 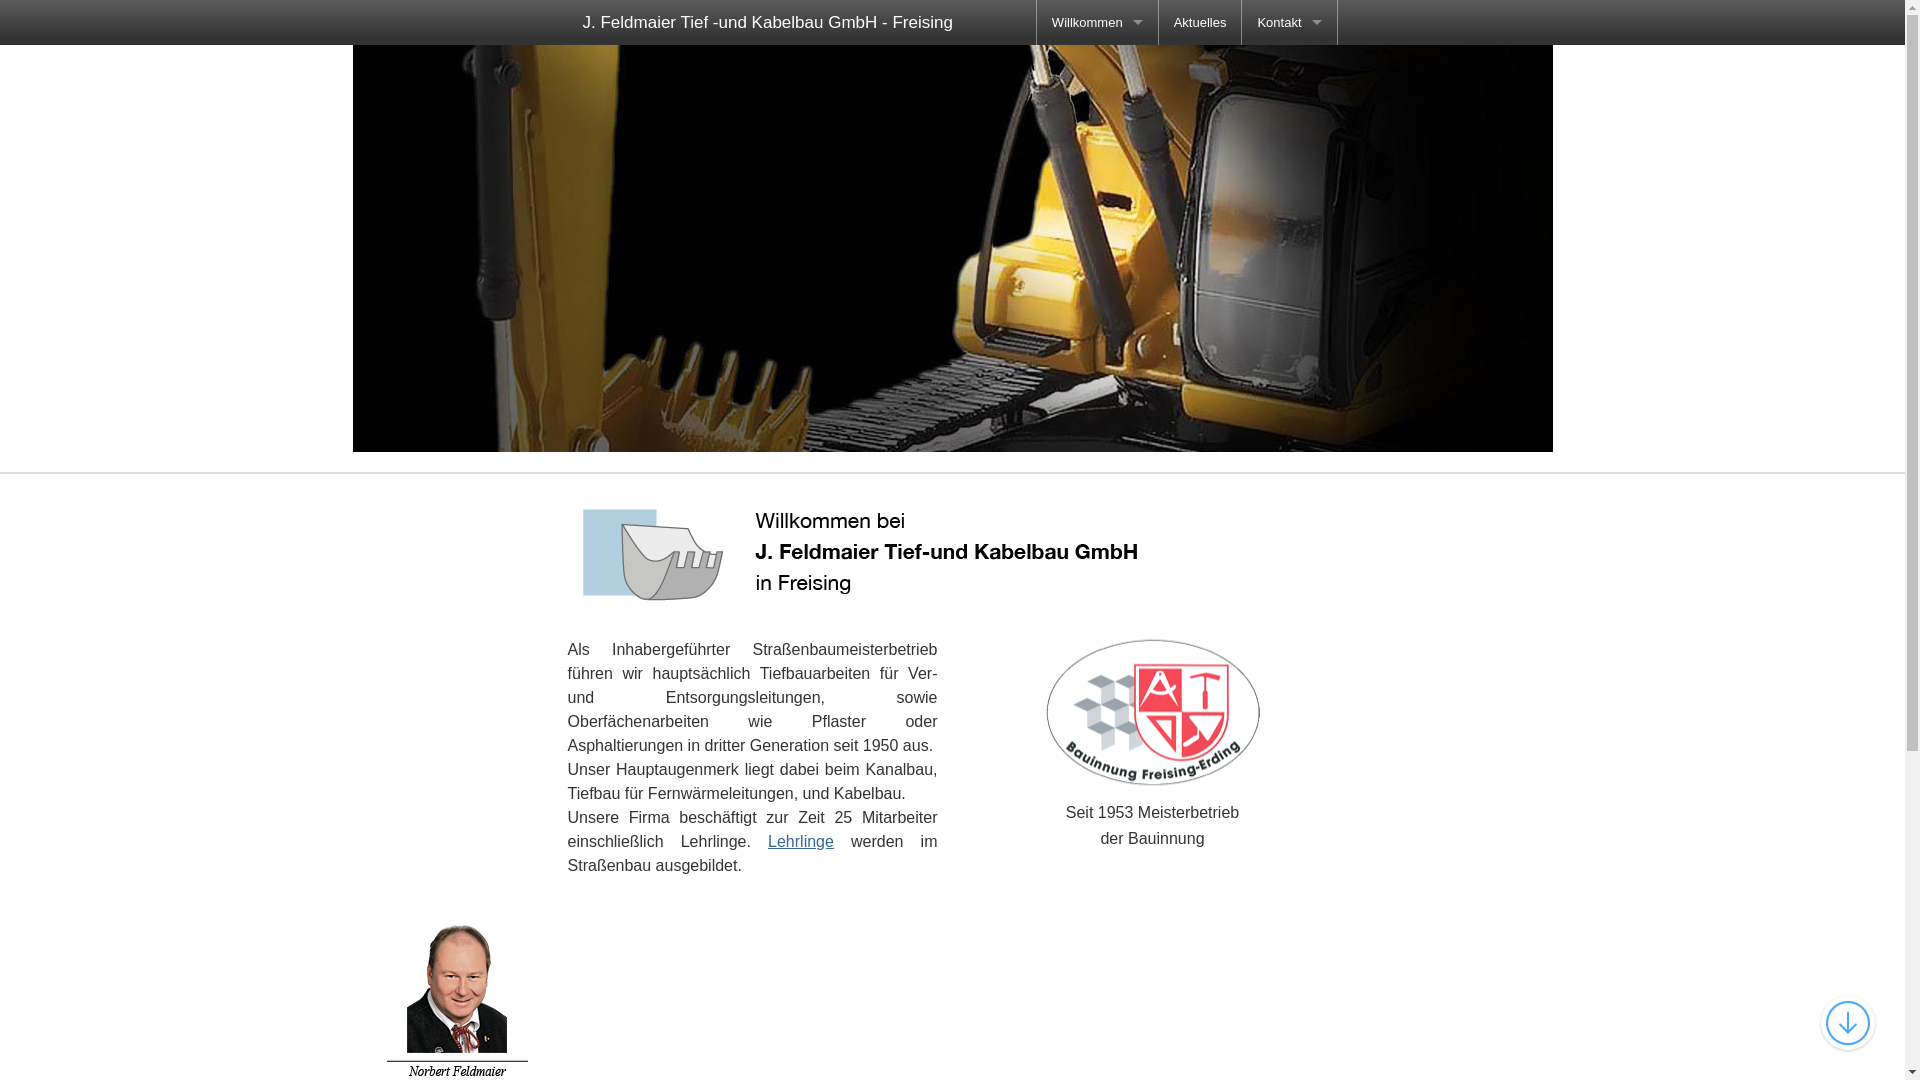 What do you see at coordinates (766, 22) in the screenshot?
I see `'J. Feldmaier Tief -und Kabelbau GmbH - Freising'` at bounding box center [766, 22].